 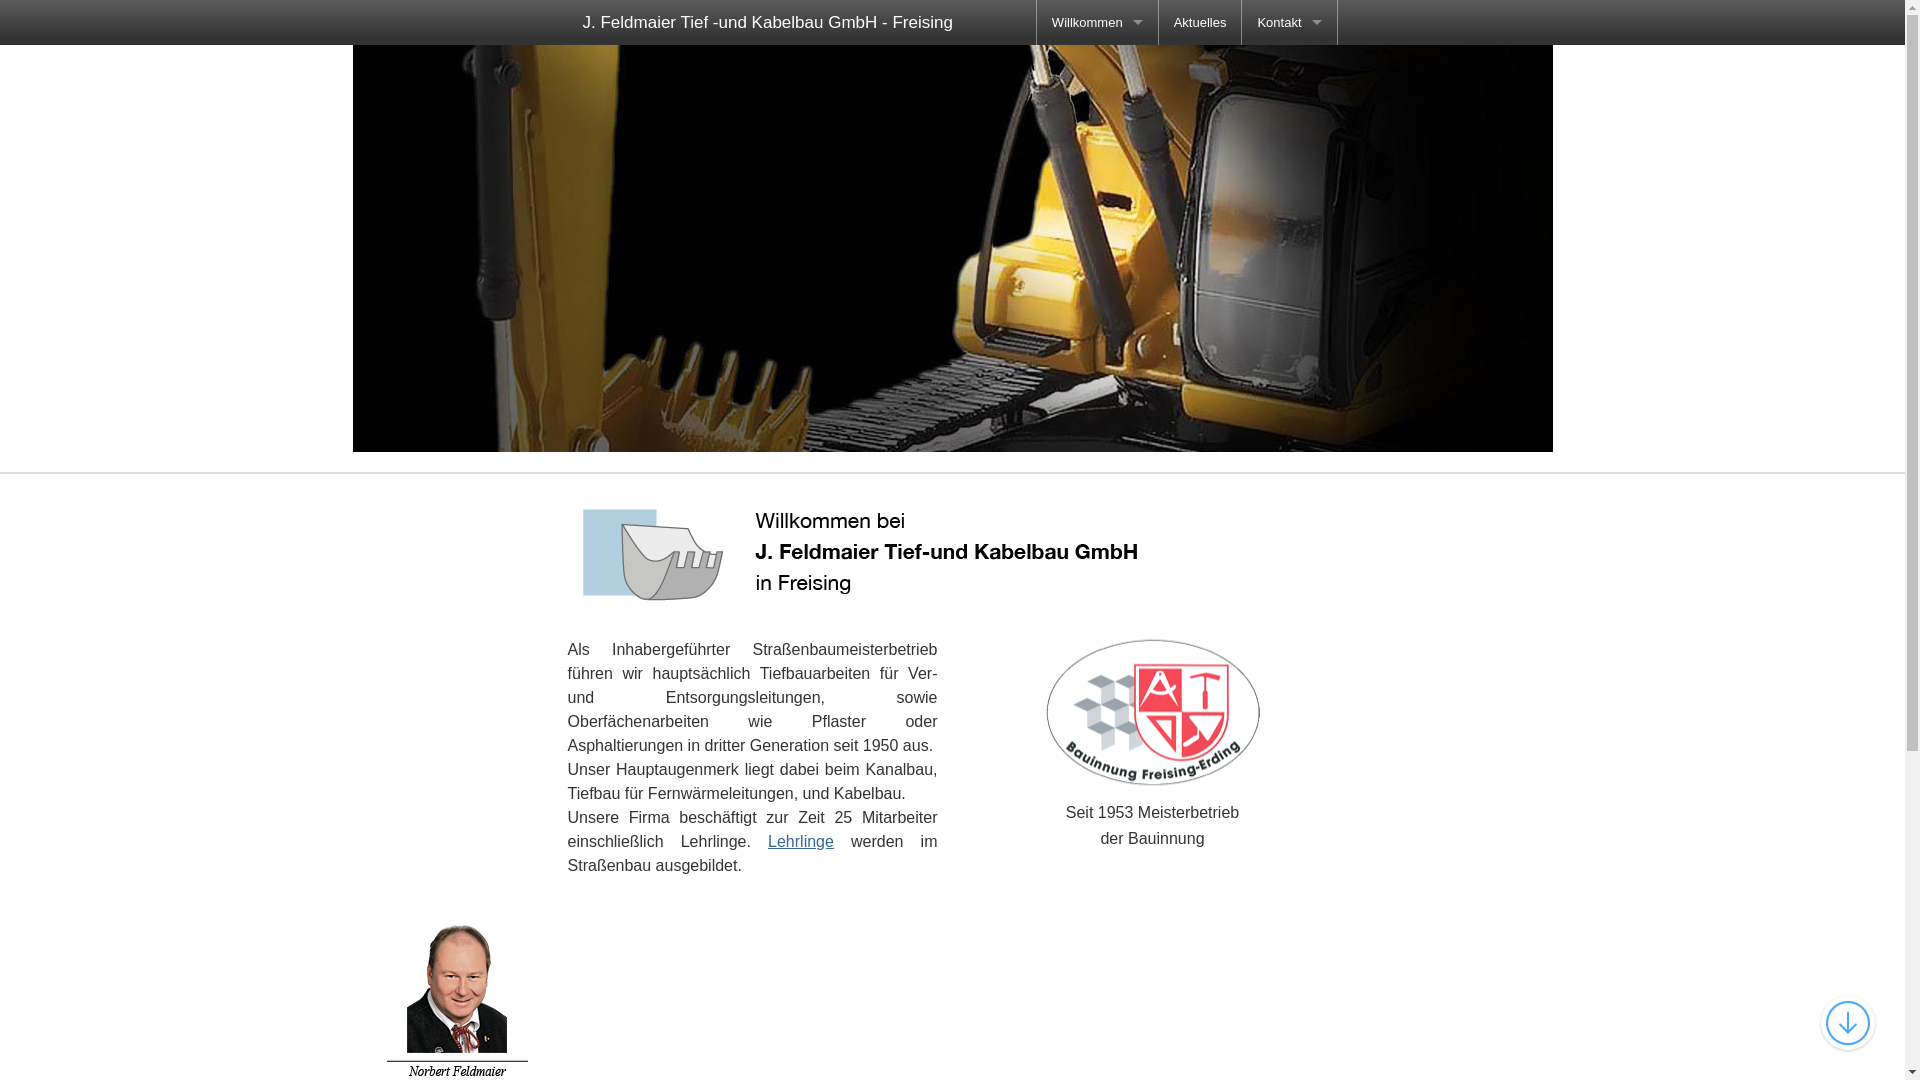 What do you see at coordinates (766, 22) in the screenshot?
I see `'J. Feldmaier Tief -und Kabelbau GmbH - Freising'` at bounding box center [766, 22].